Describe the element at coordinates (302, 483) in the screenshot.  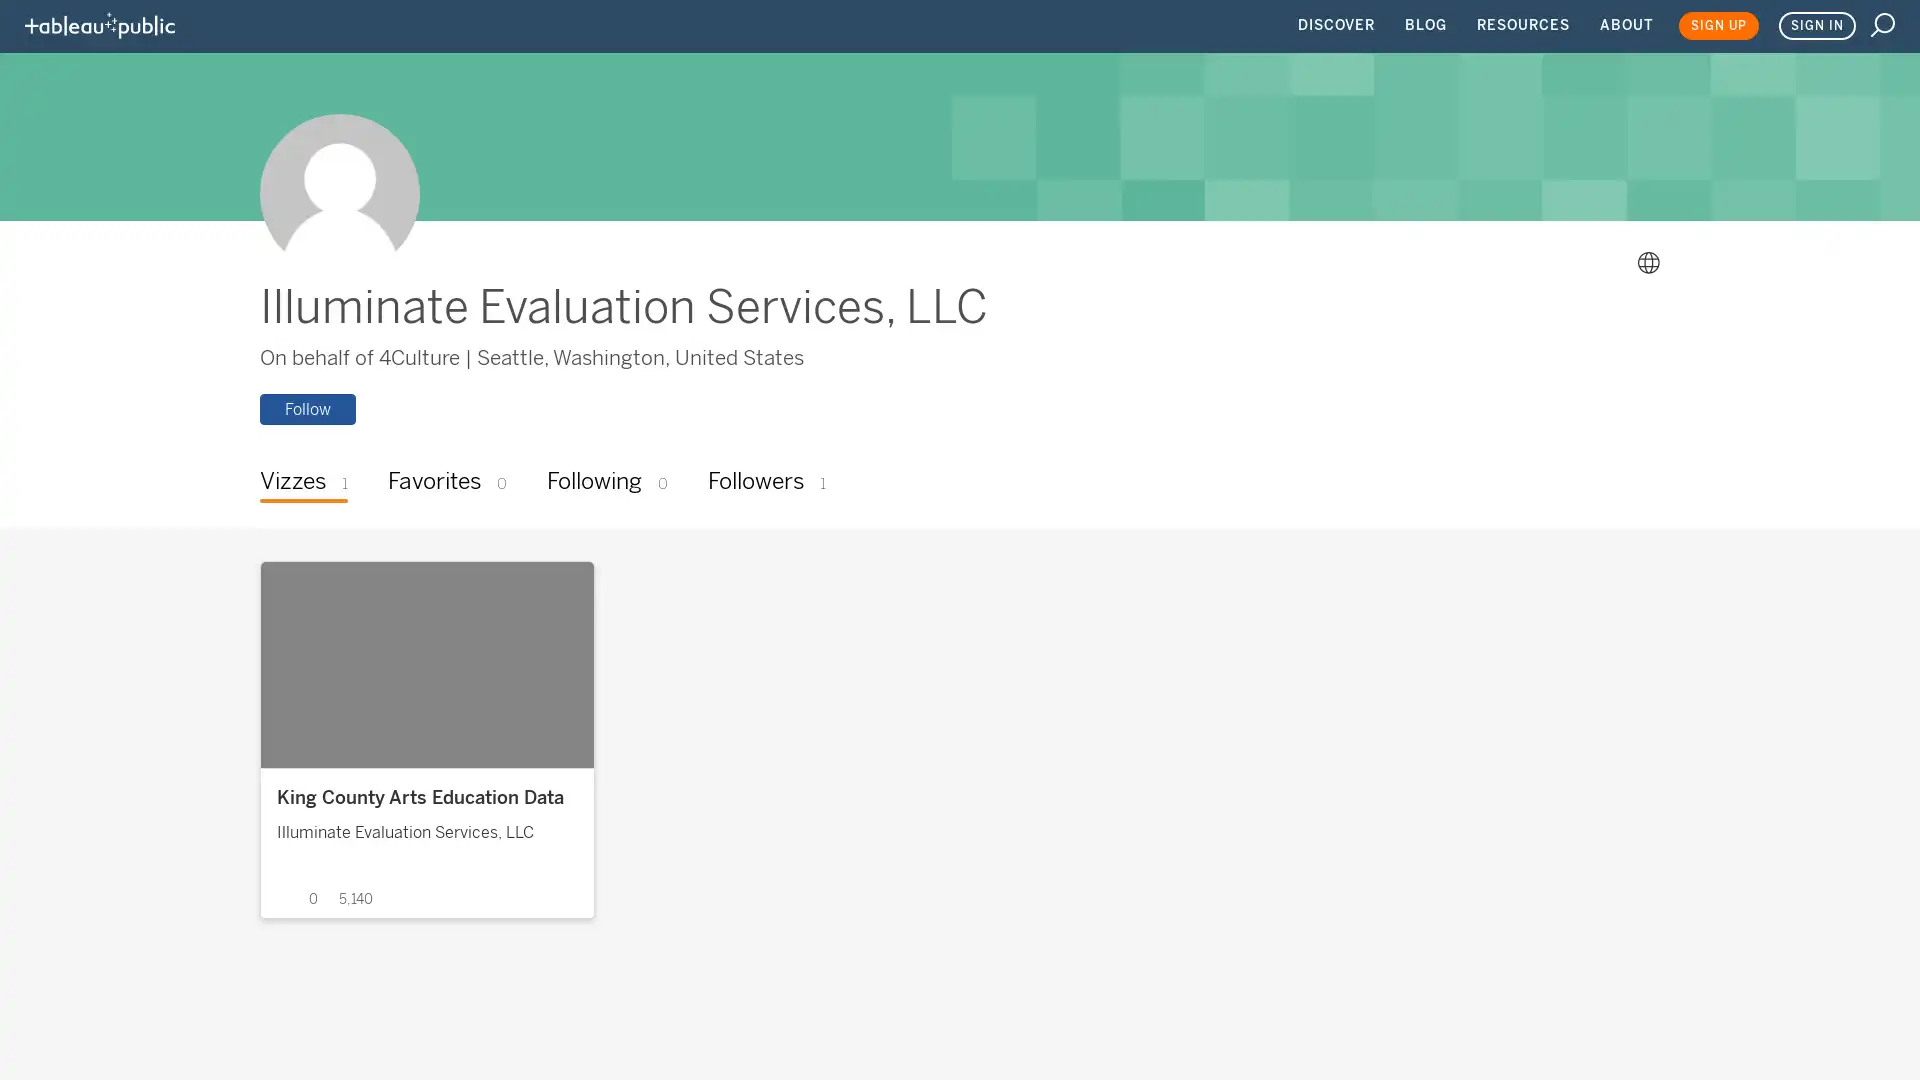
I see `Vizzes 1` at that location.